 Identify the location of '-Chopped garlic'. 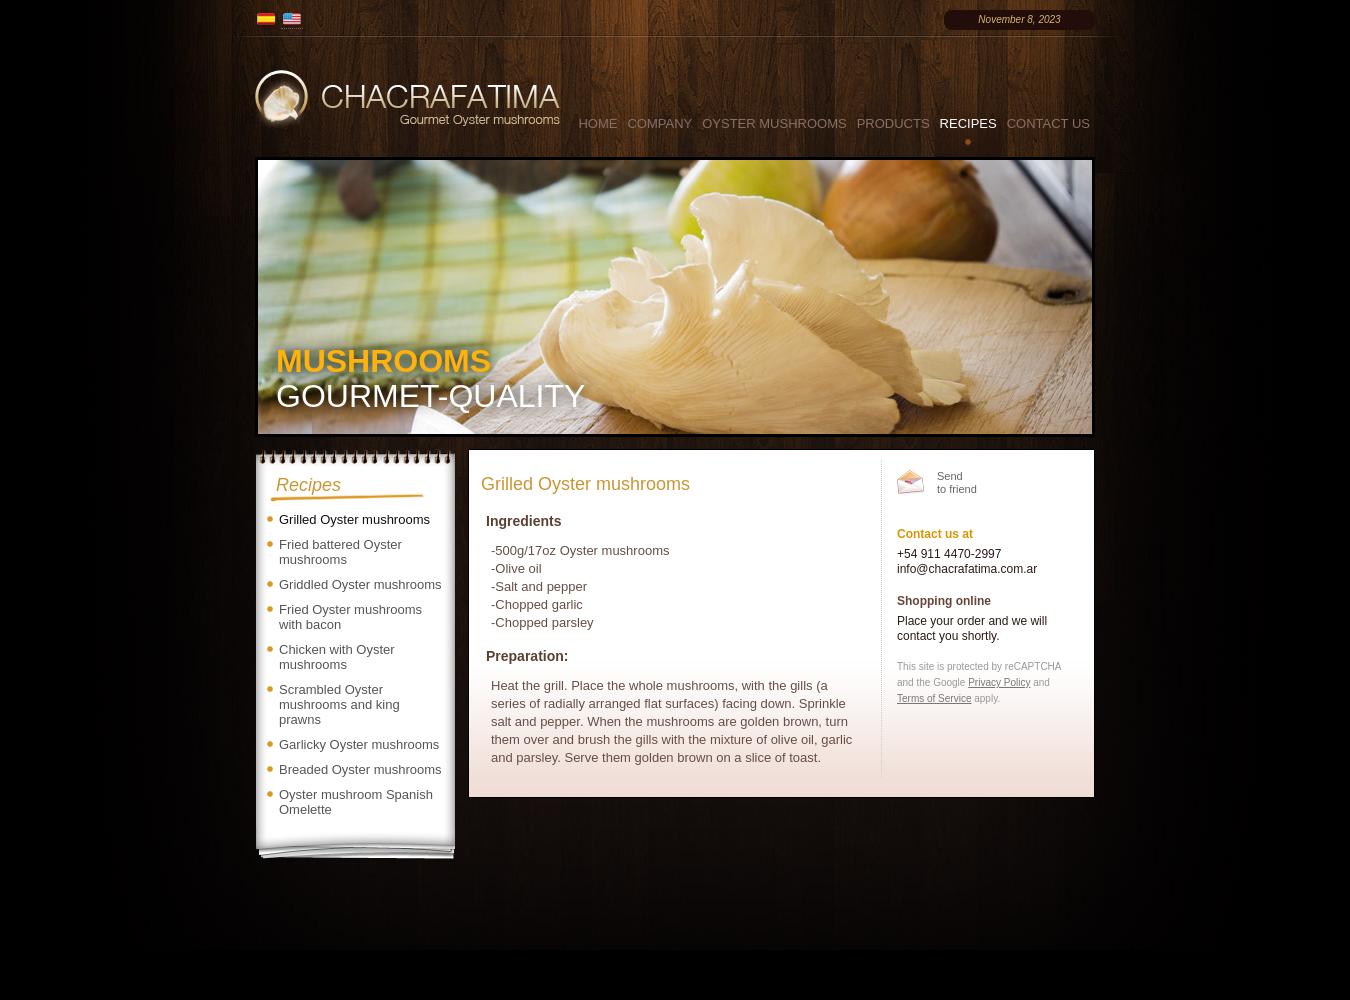
(535, 603).